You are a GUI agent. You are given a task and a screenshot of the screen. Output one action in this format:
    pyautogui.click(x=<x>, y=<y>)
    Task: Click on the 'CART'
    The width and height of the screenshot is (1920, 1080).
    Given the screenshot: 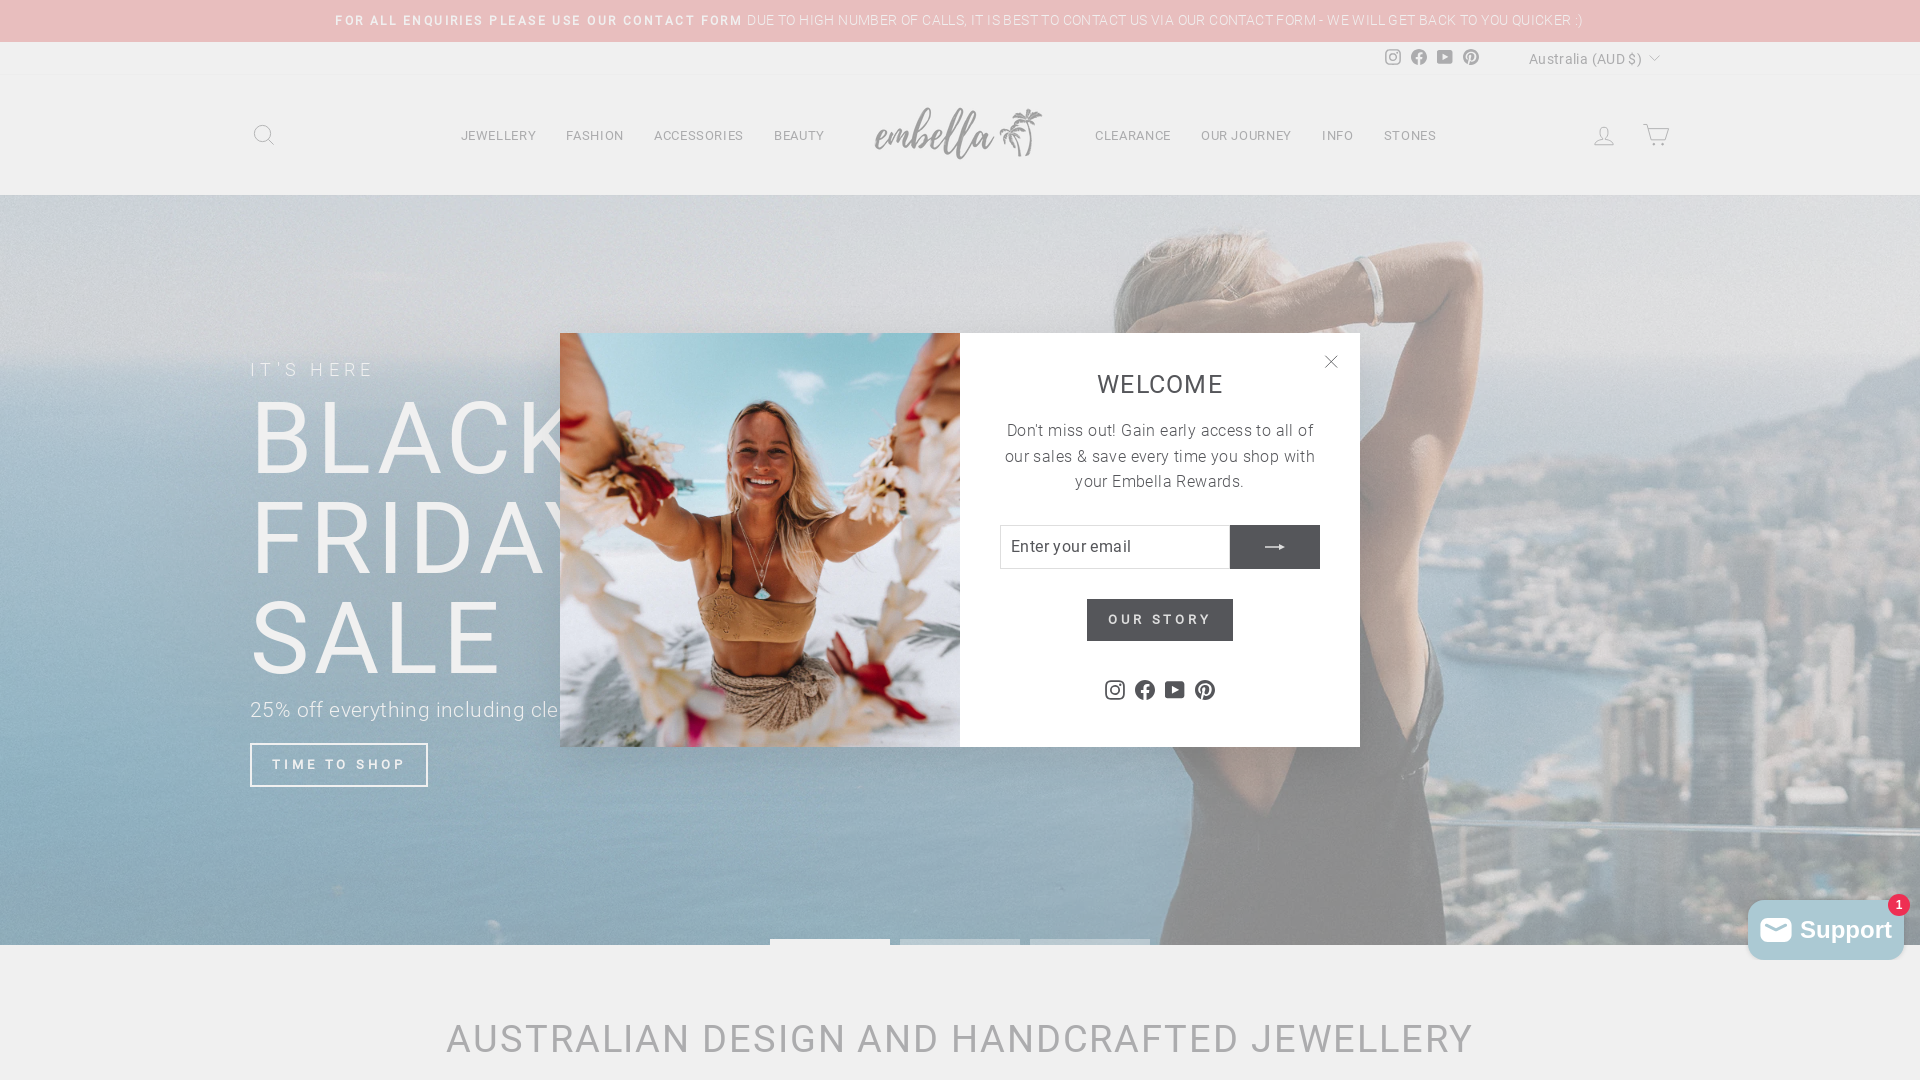 What is the action you would take?
    pyautogui.click(x=1656, y=135)
    